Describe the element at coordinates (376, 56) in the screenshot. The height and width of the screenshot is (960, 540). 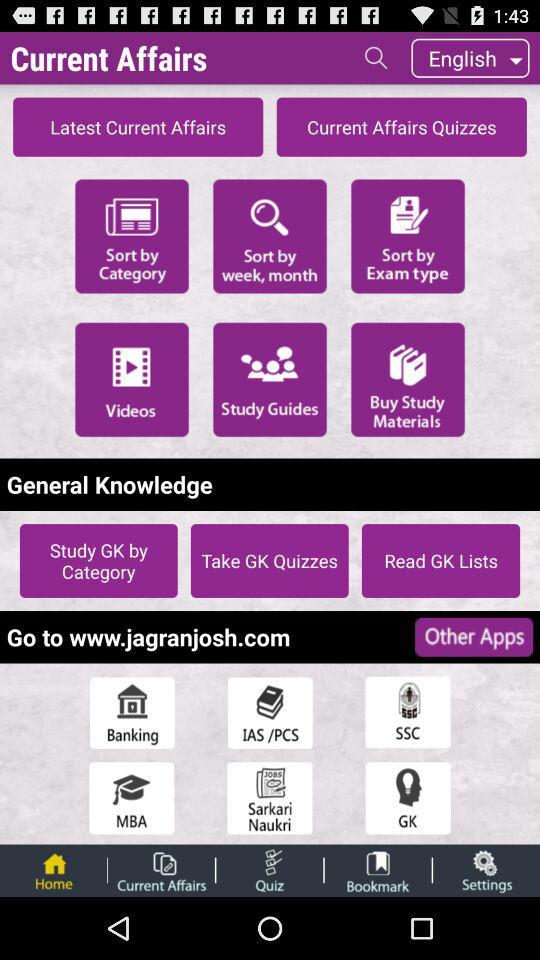
I see `search` at that location.